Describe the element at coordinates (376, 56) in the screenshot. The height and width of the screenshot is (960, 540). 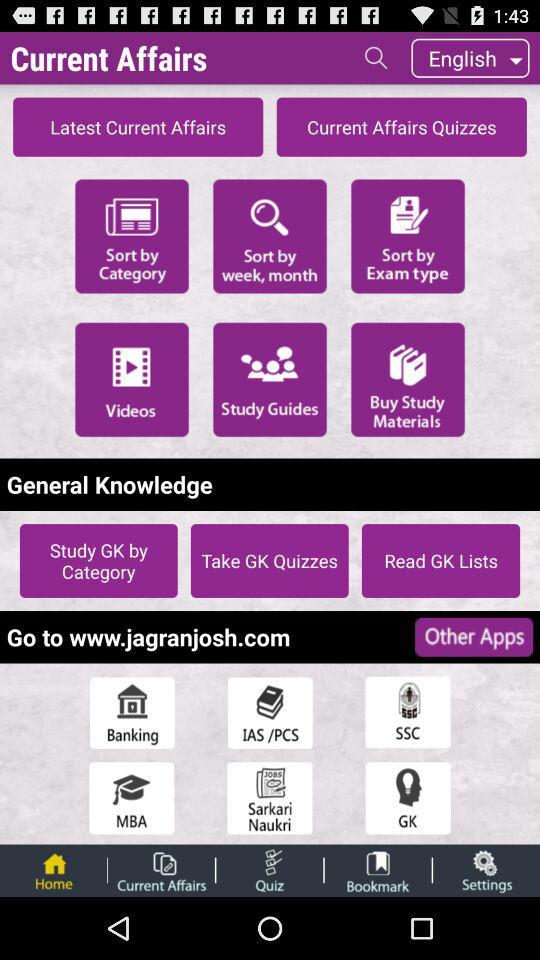
I see `search` at that location.